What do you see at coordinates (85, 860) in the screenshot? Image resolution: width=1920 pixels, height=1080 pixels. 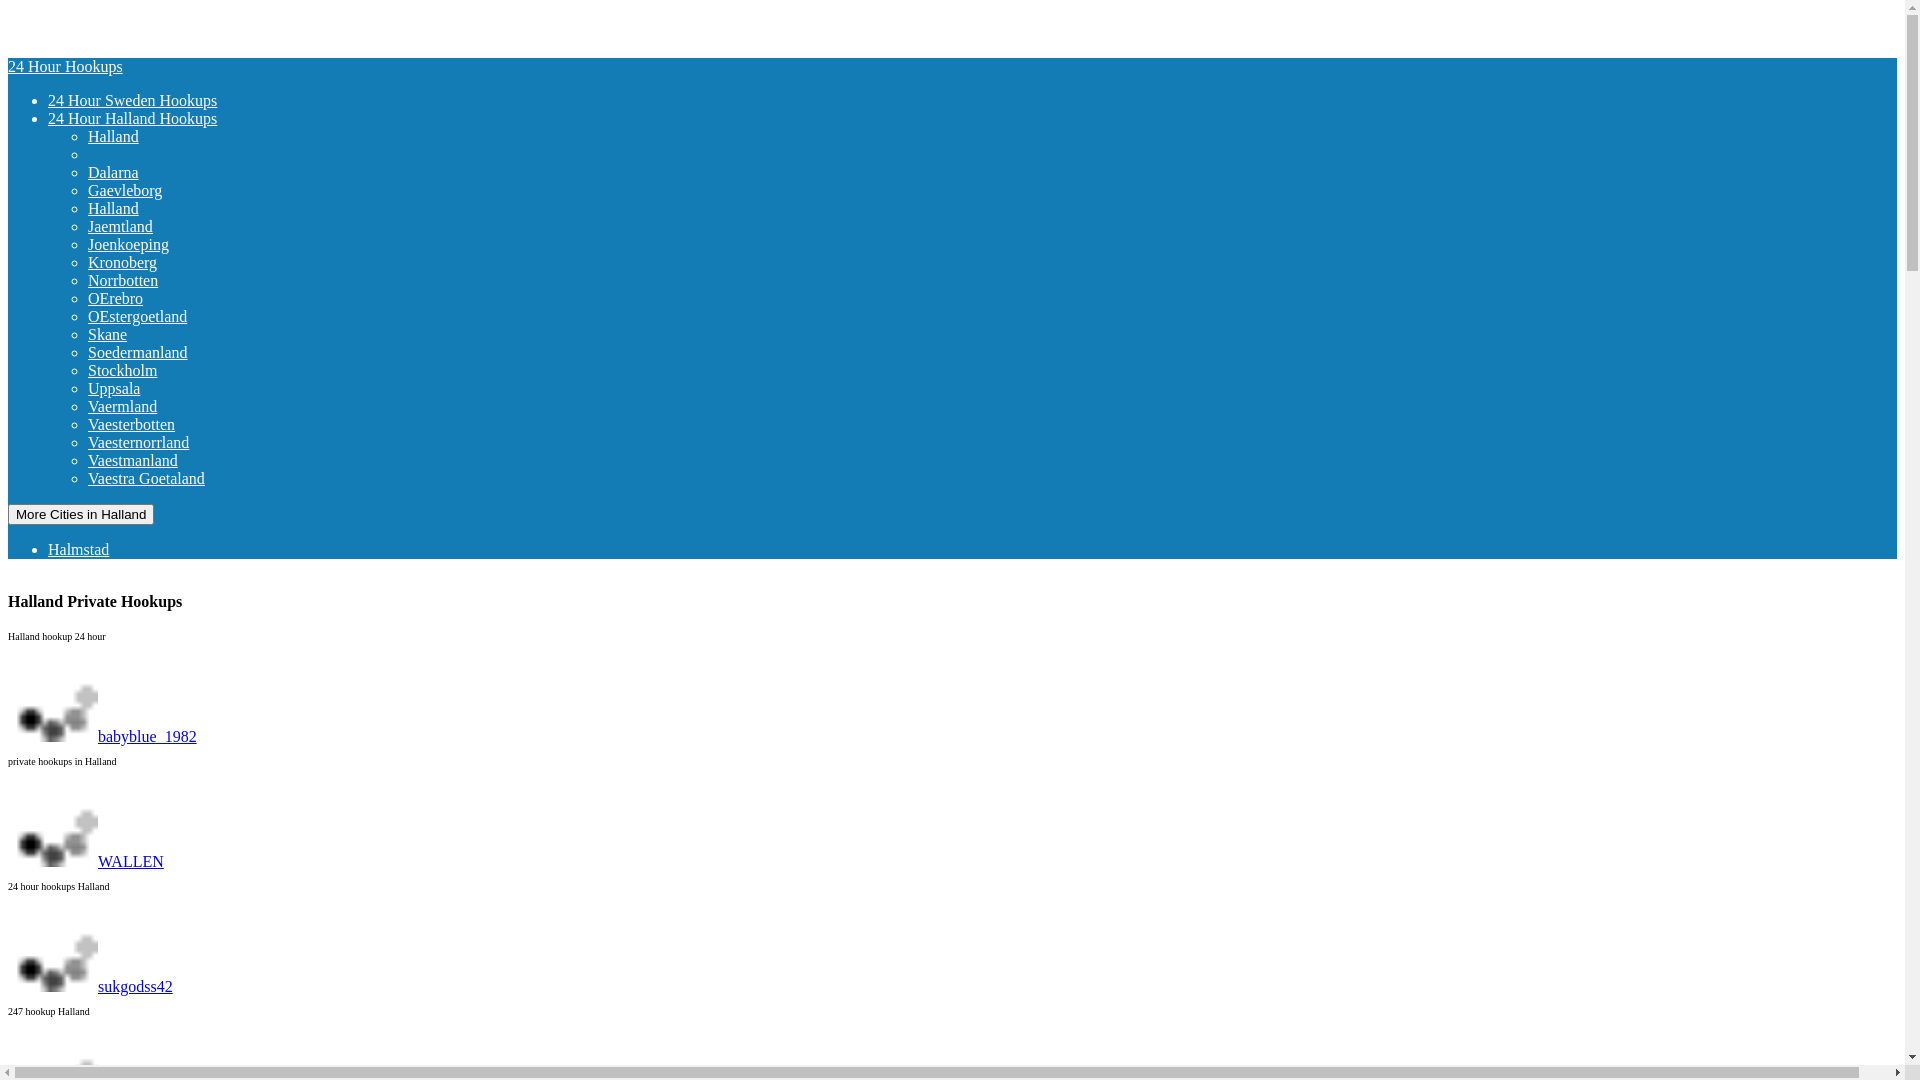 I see `'WALLEN'` at bounding box center [85, 860].